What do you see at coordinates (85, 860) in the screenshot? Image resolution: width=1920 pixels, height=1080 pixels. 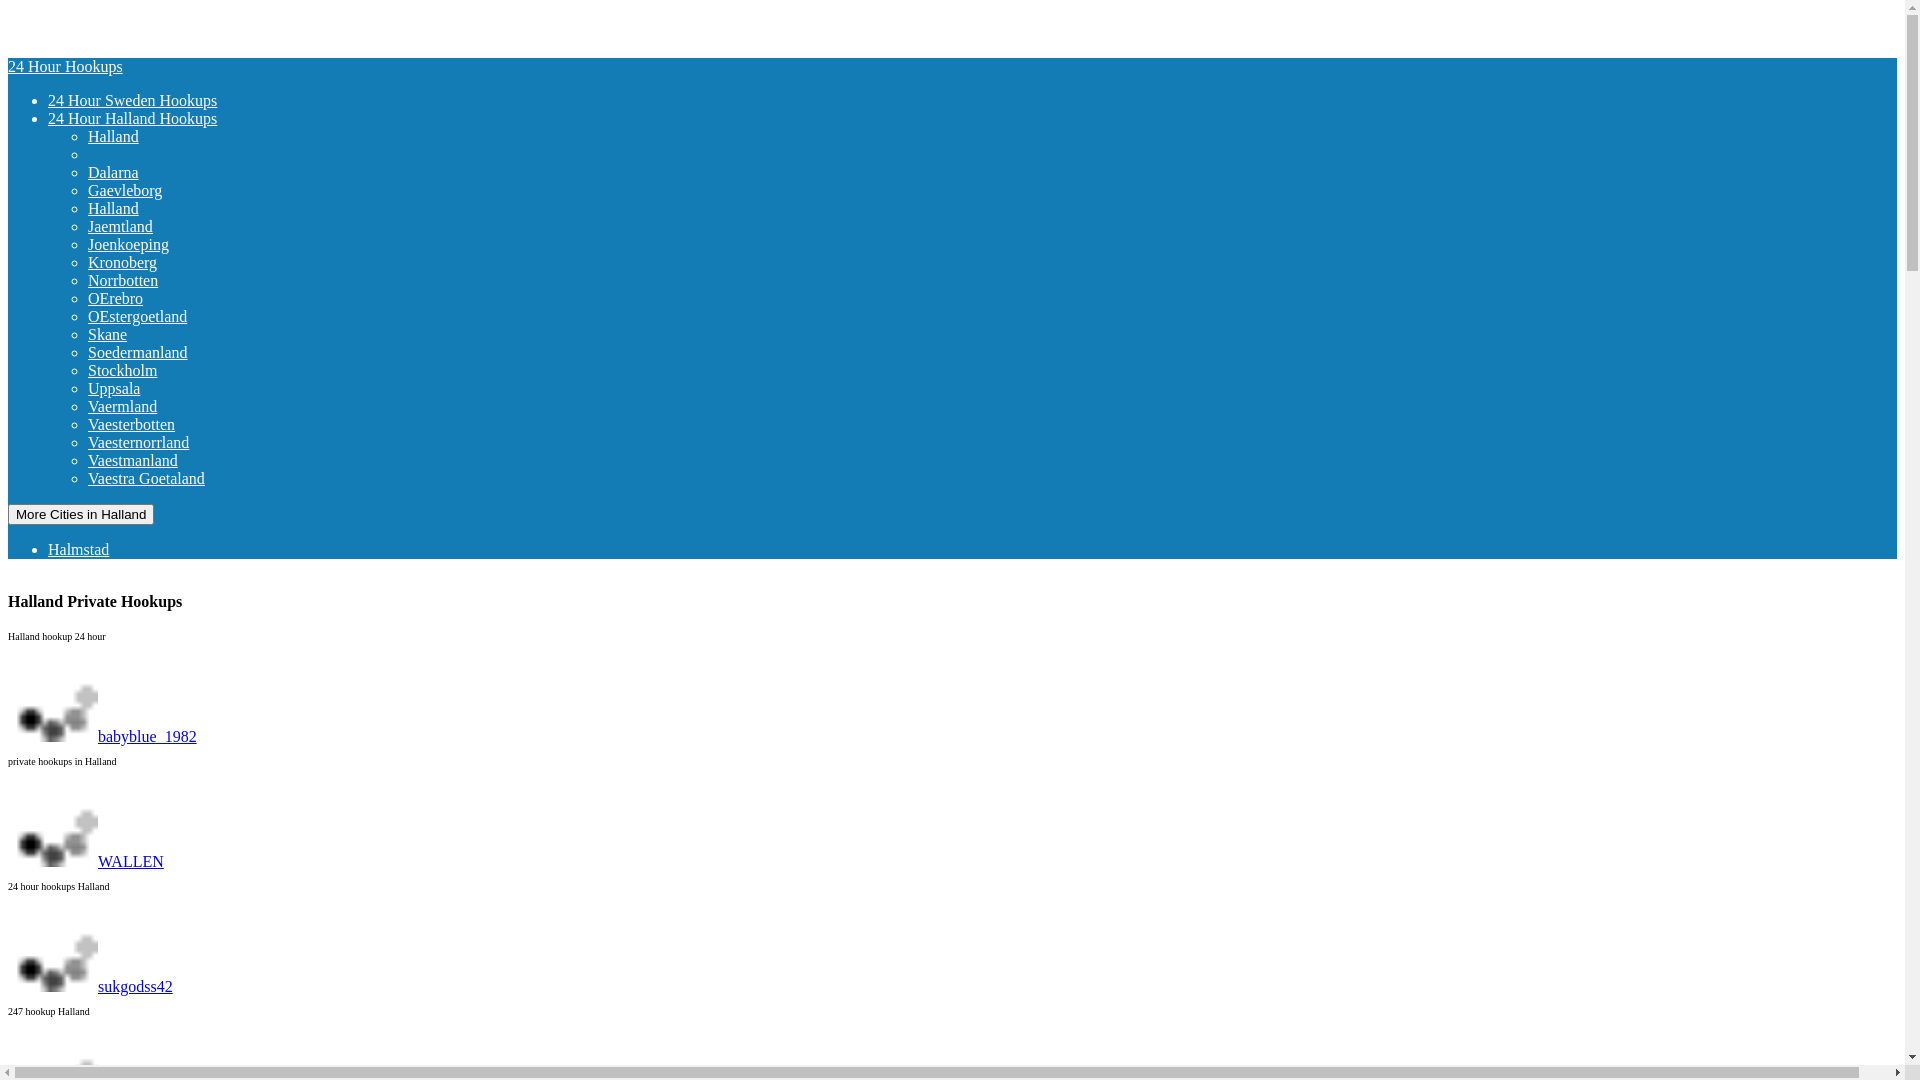 I see `'WALLEN'` at bounding box center [85, 860].